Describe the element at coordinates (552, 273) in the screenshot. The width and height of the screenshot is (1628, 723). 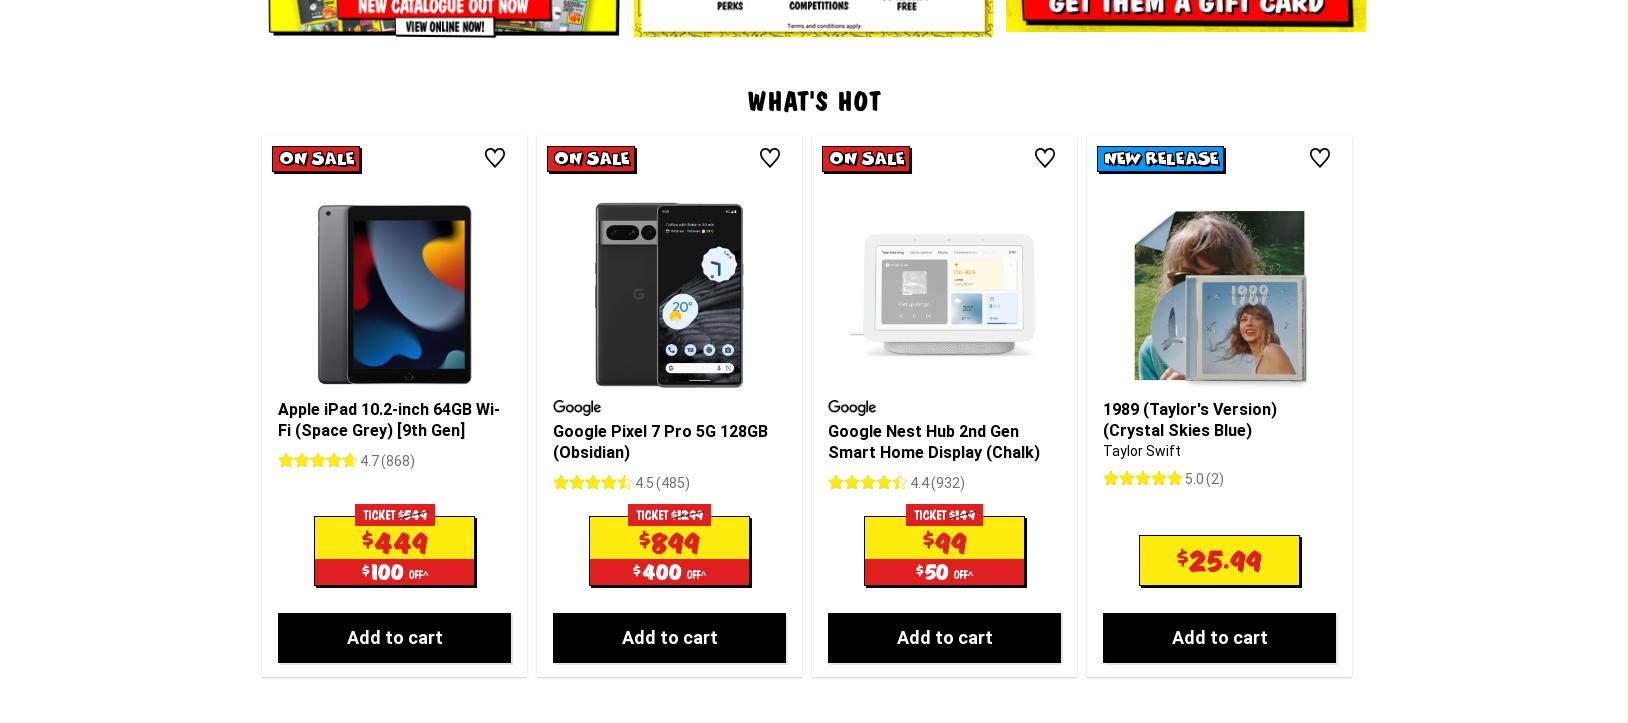
I see `'Google Pixel 7 Pro 5G 128GB (Obsidian)'` at that location.